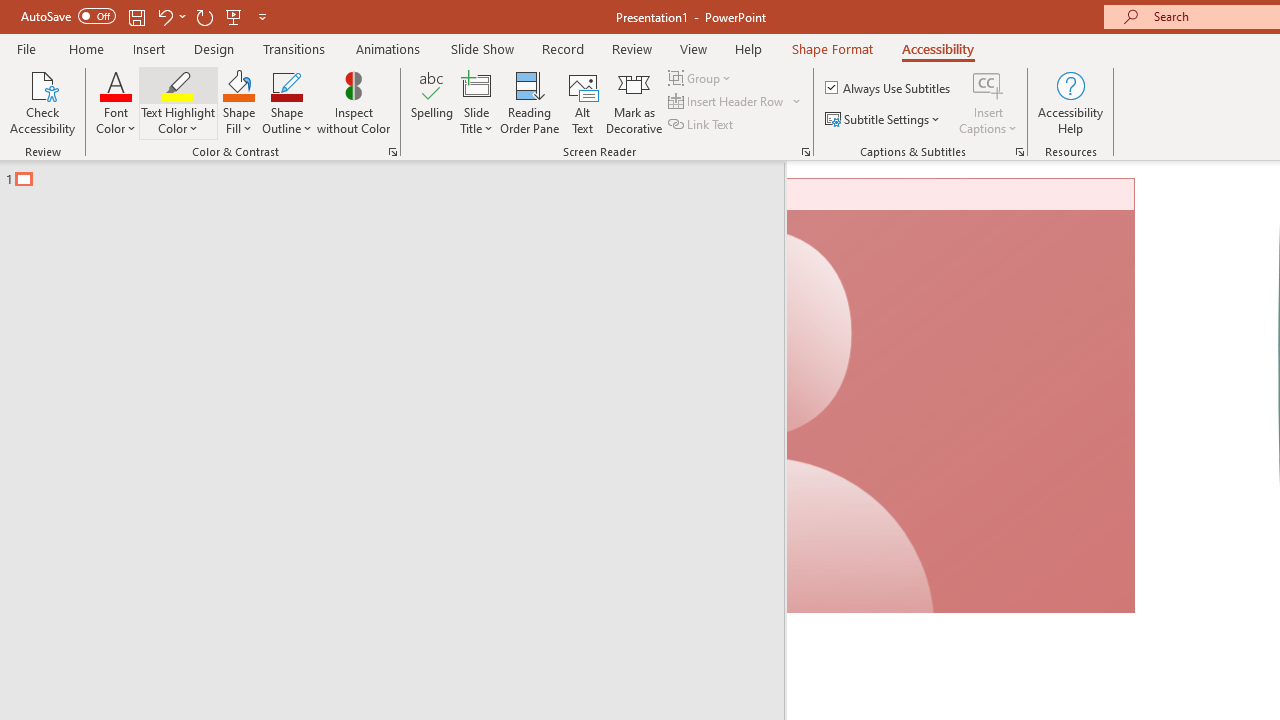  What do you see at coordinates (1020, 150) in the screenshot?
I see `'Captions & Subtitles'` at bounding box center [1020, 150].